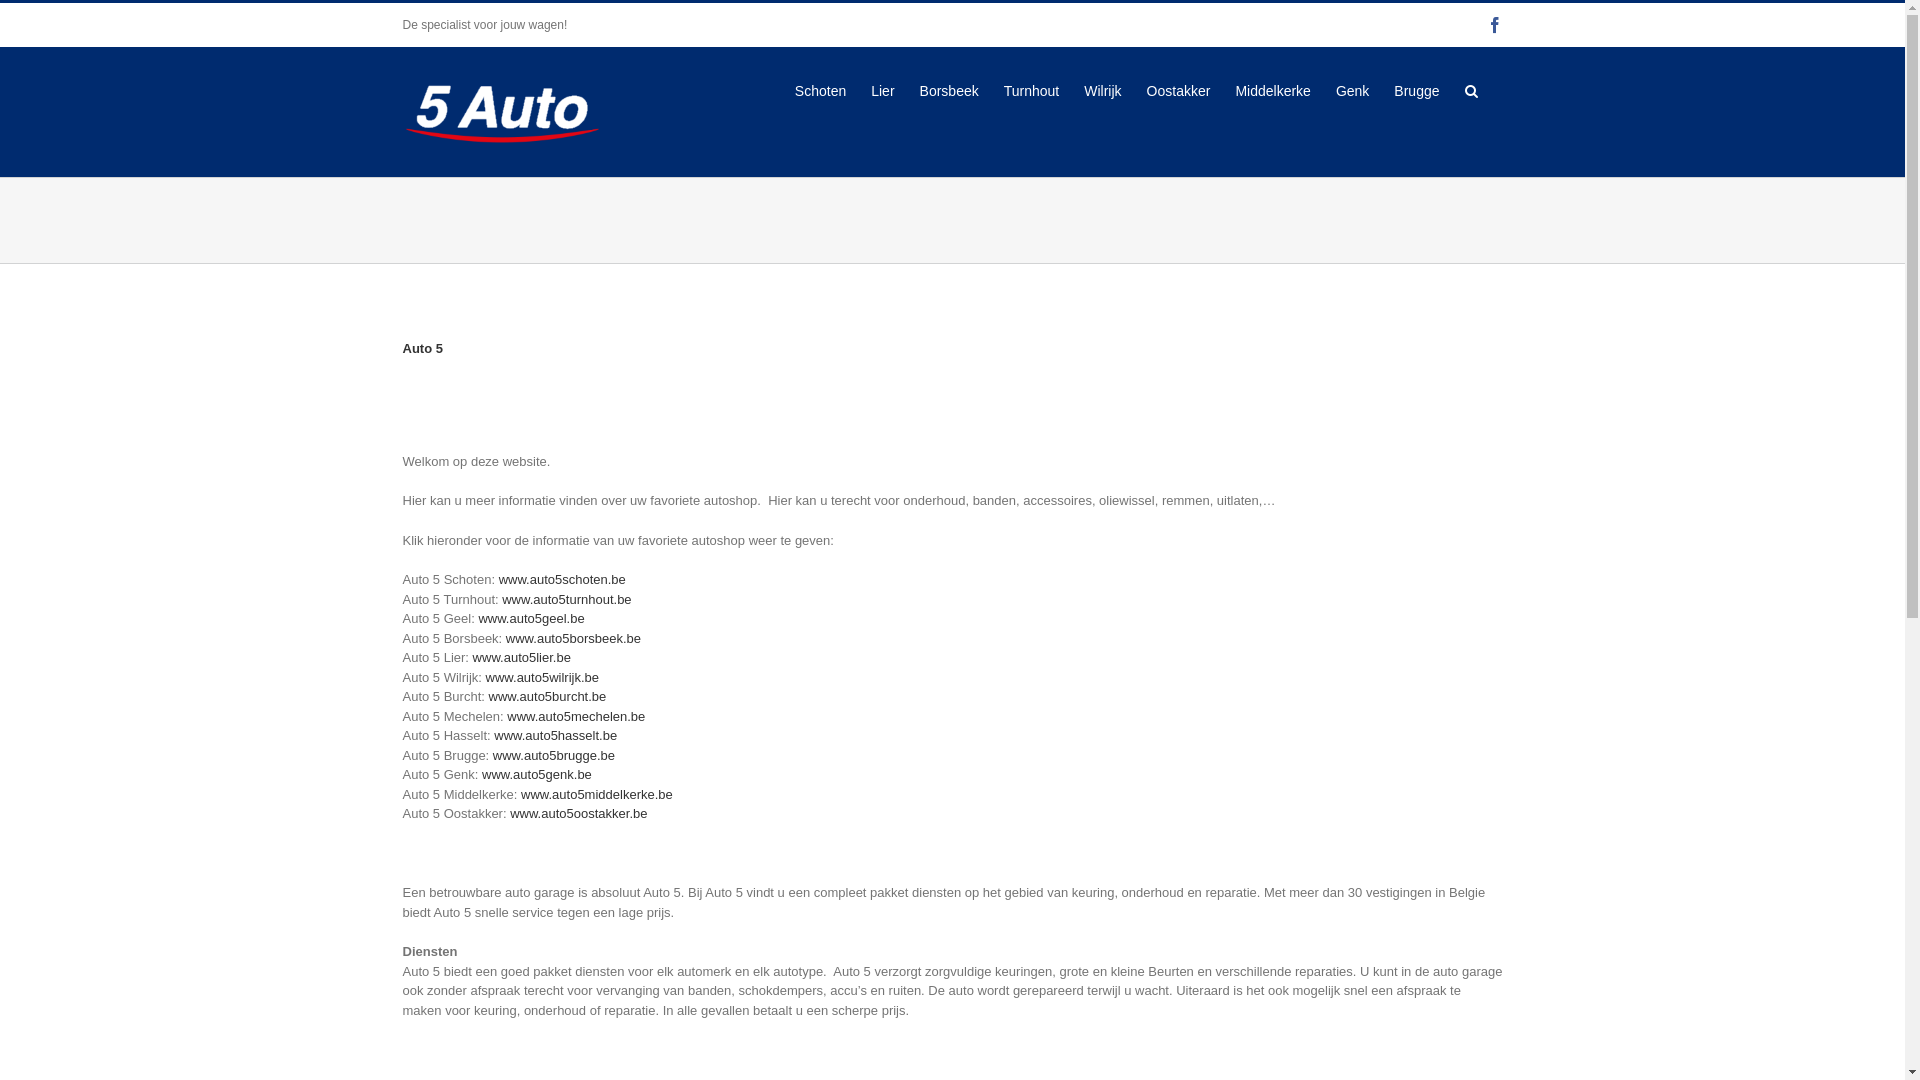 The image size is (1920, 1080). What do you see at coordinates (502, 598) in the screenshot?
I see `'www.auto5turnhout.be'` at bounding box center [502, 598].